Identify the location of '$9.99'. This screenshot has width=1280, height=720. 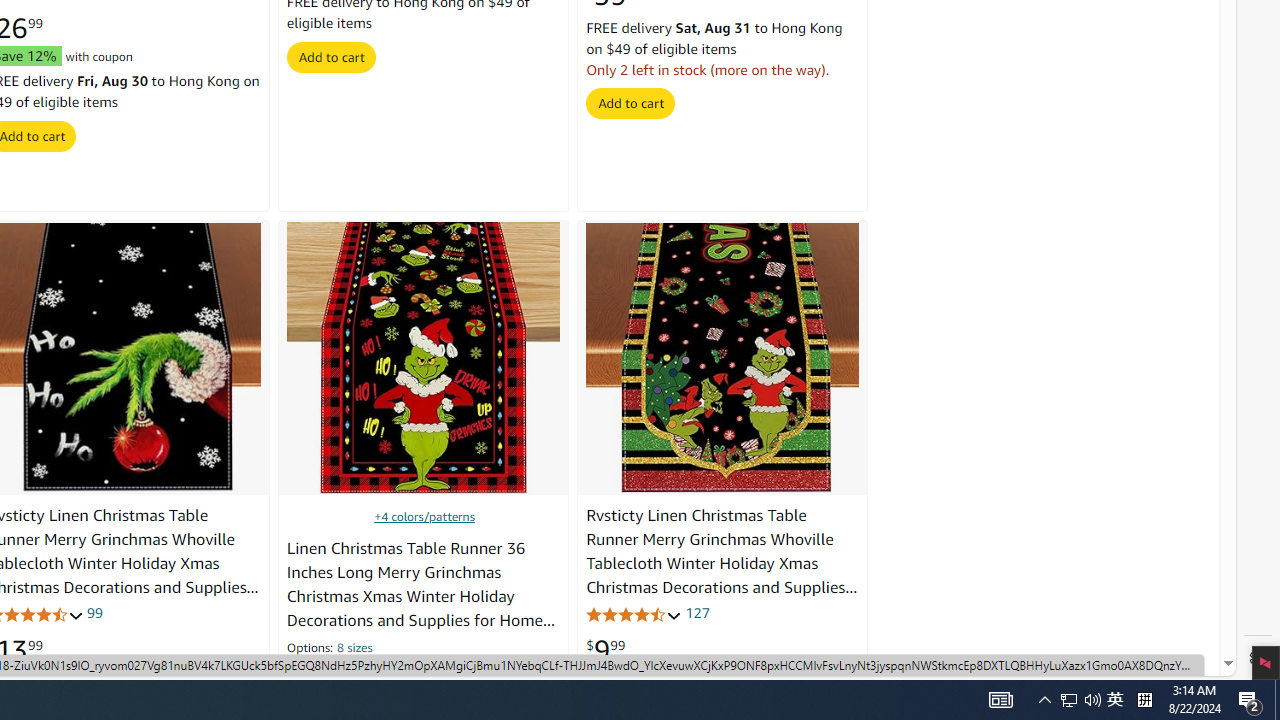
(605, 650).